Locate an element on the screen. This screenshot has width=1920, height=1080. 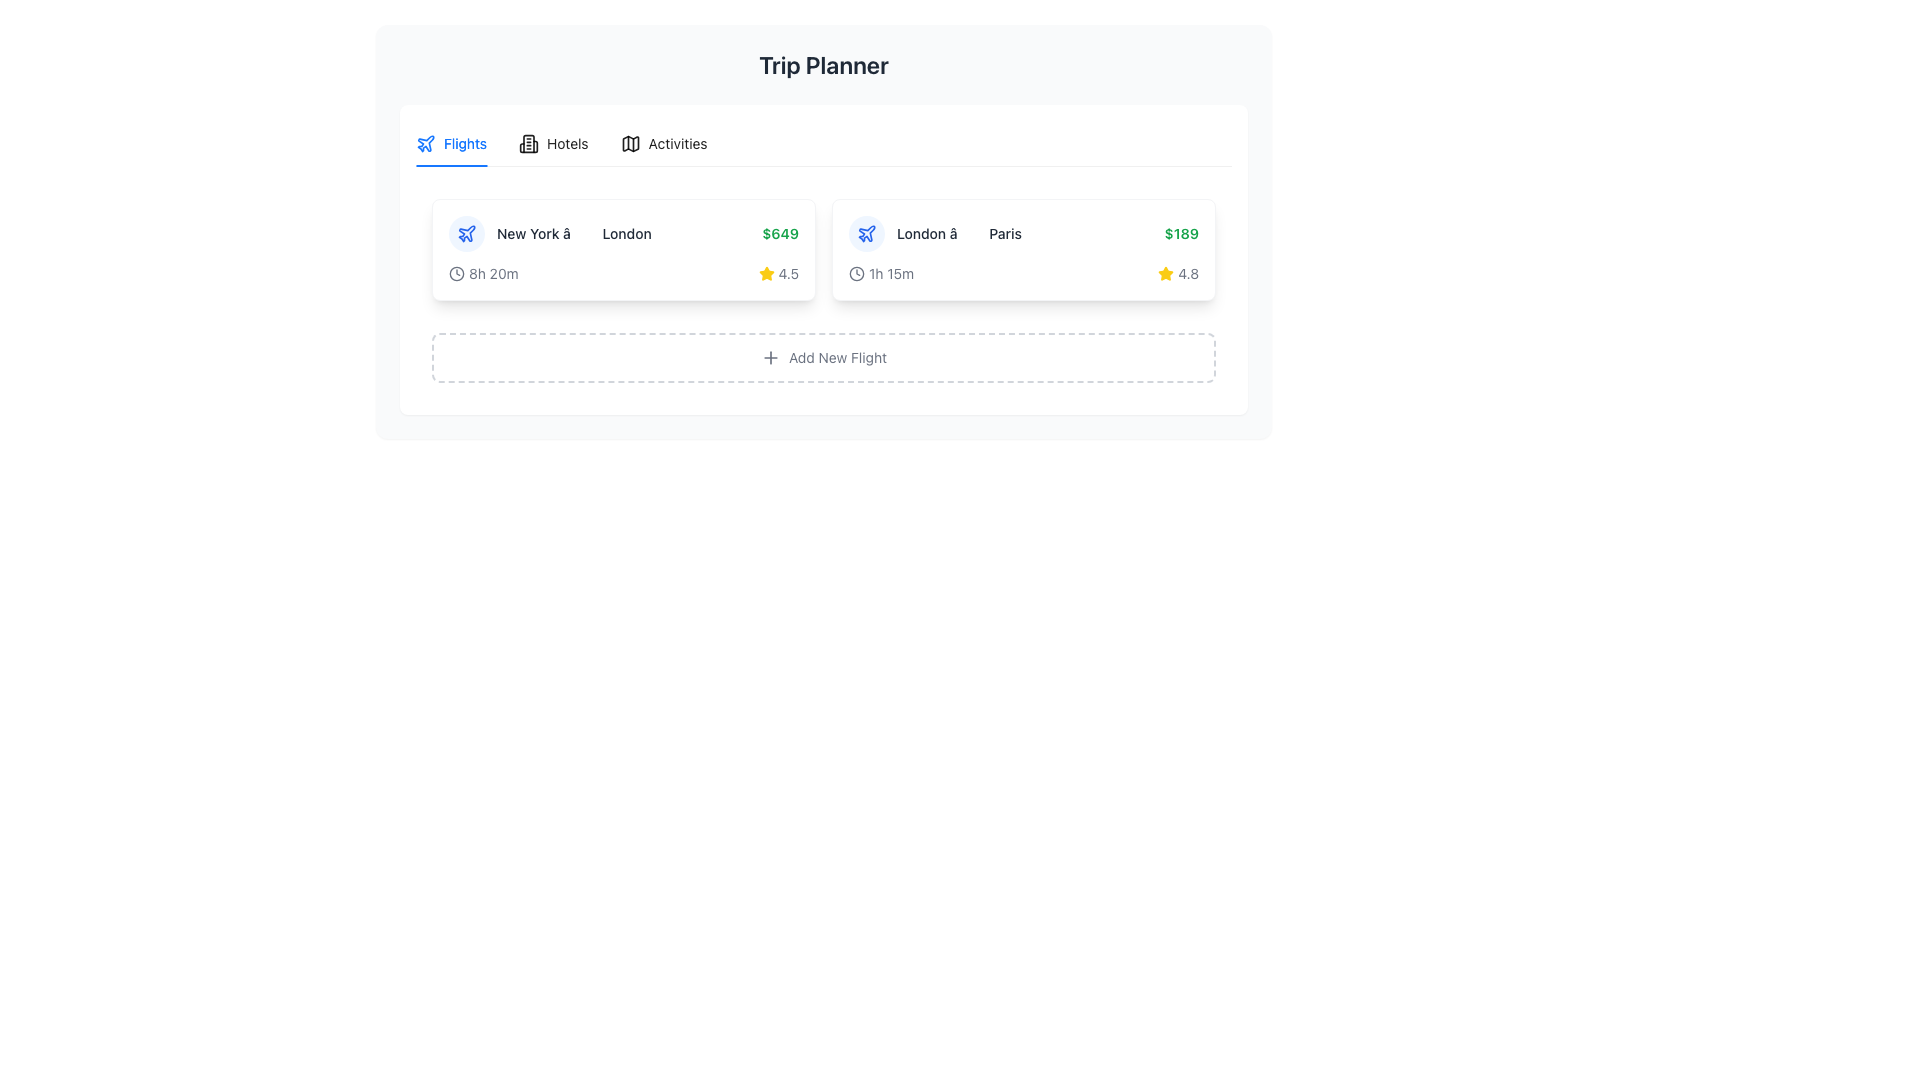
the activities tab located between the 'Hotels' tab and the content area in the navigation bar is located at coordinates (663, 142).